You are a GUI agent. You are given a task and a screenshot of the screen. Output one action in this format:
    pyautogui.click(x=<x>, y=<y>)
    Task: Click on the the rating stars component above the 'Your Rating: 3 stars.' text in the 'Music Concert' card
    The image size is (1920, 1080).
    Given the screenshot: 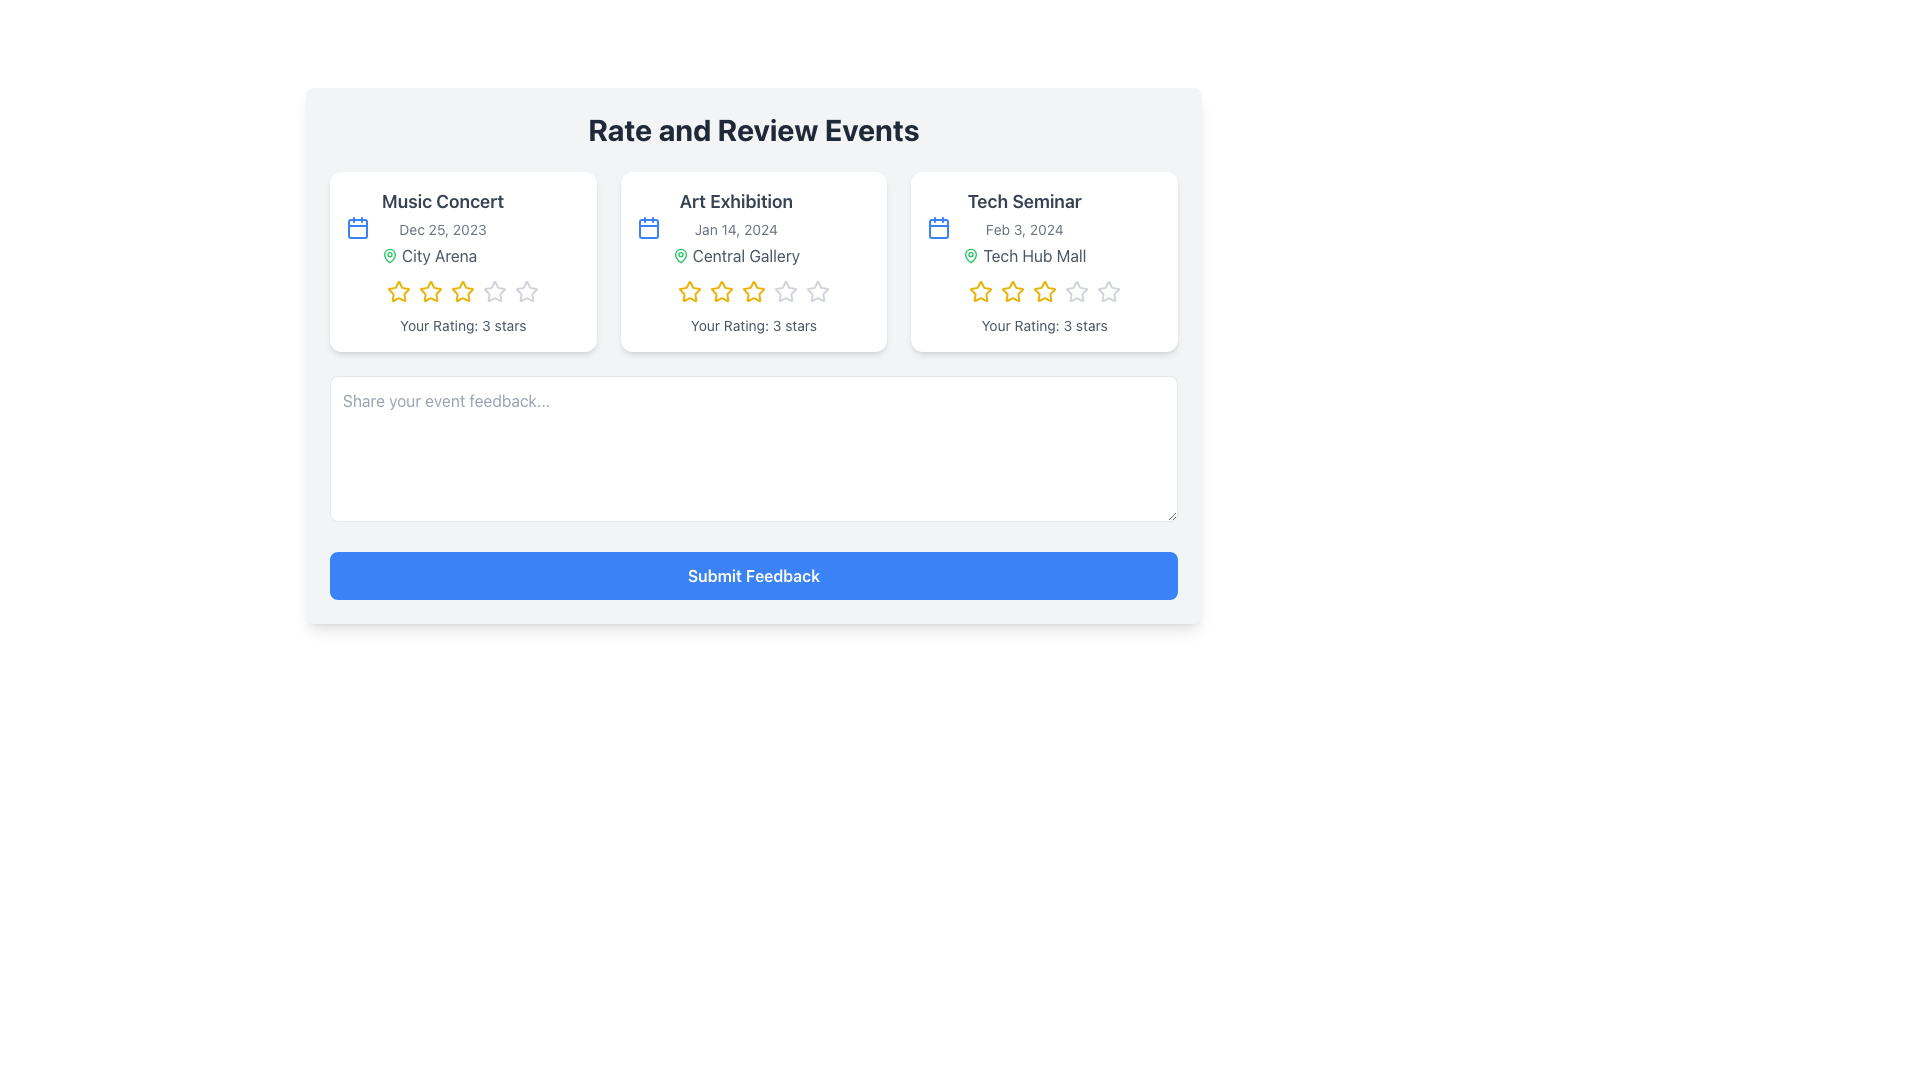 What is the action you would take?
    pyautogui.click(x=462, y=292)
    